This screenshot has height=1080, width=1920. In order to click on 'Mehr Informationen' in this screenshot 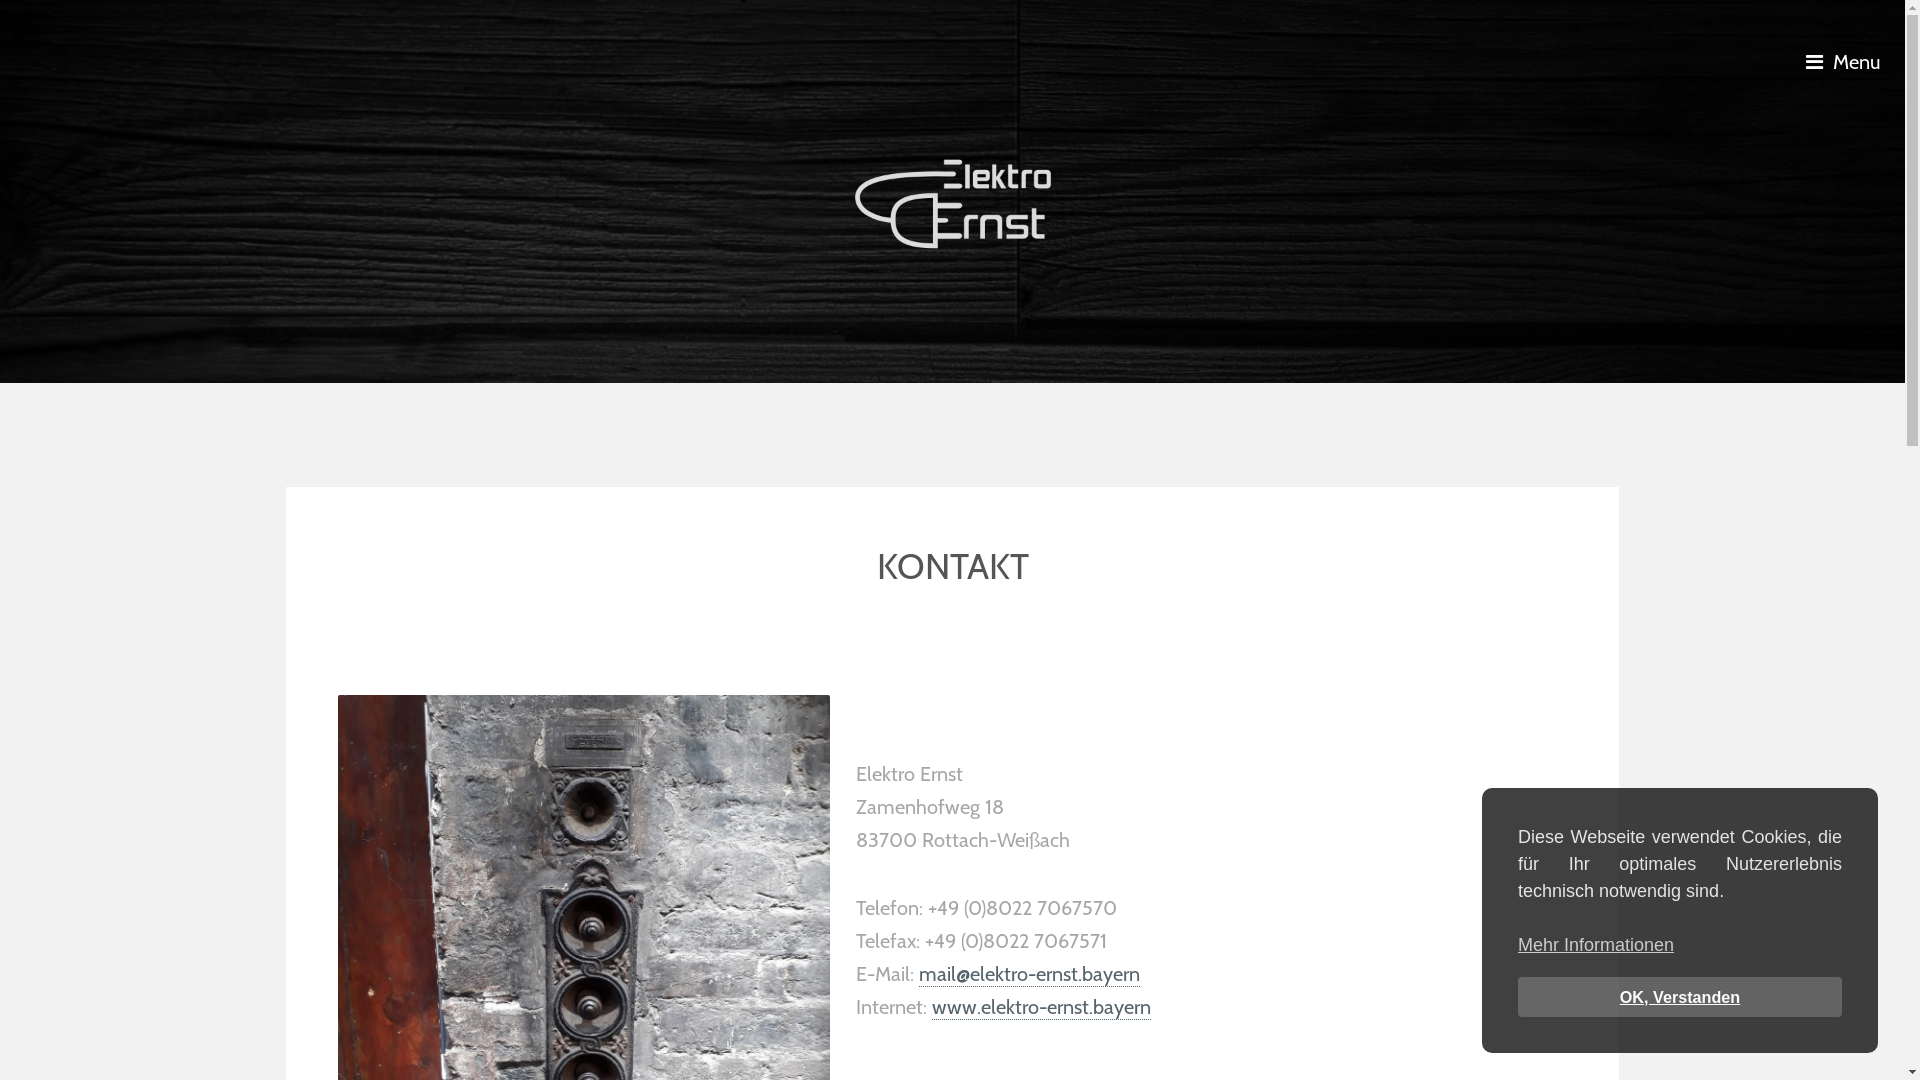, I will do `click(1595, 945)`.